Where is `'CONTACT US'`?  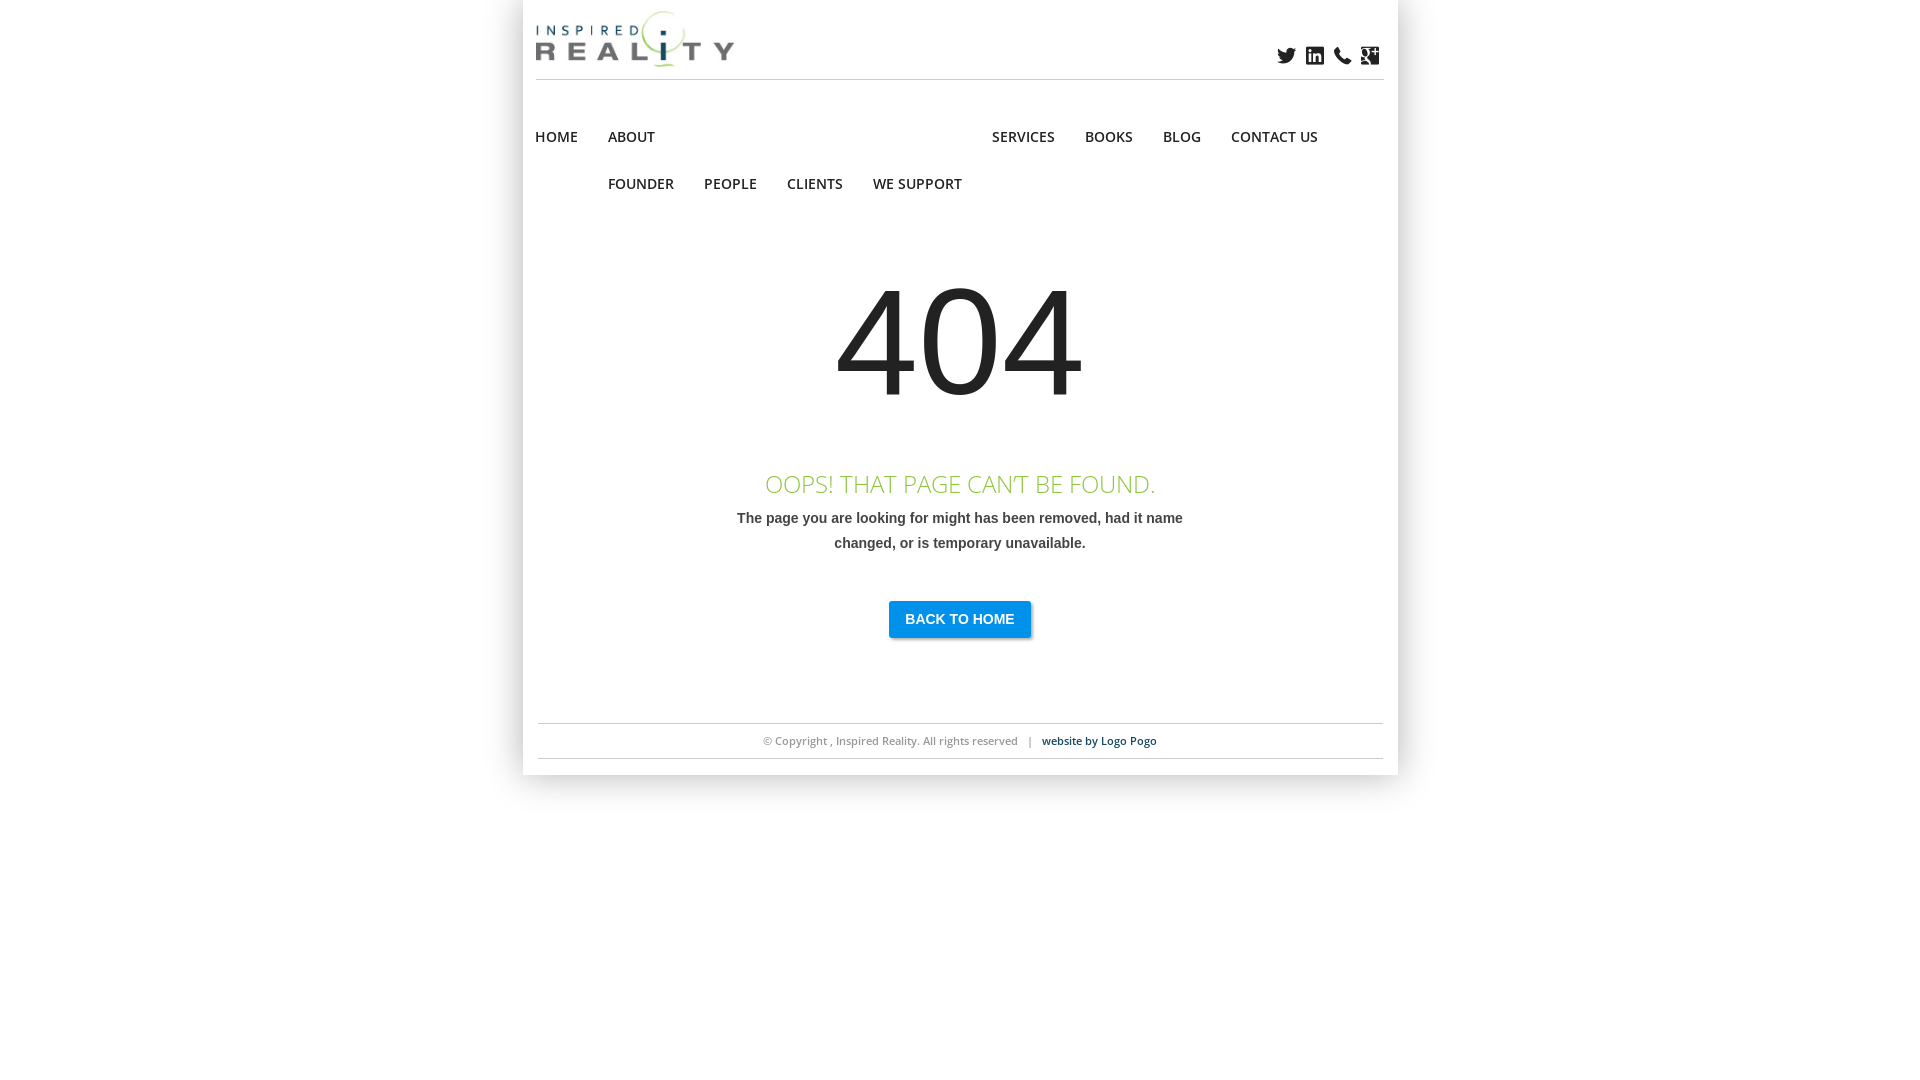 'CONTACT US' is located at coordinates (1273, 135).